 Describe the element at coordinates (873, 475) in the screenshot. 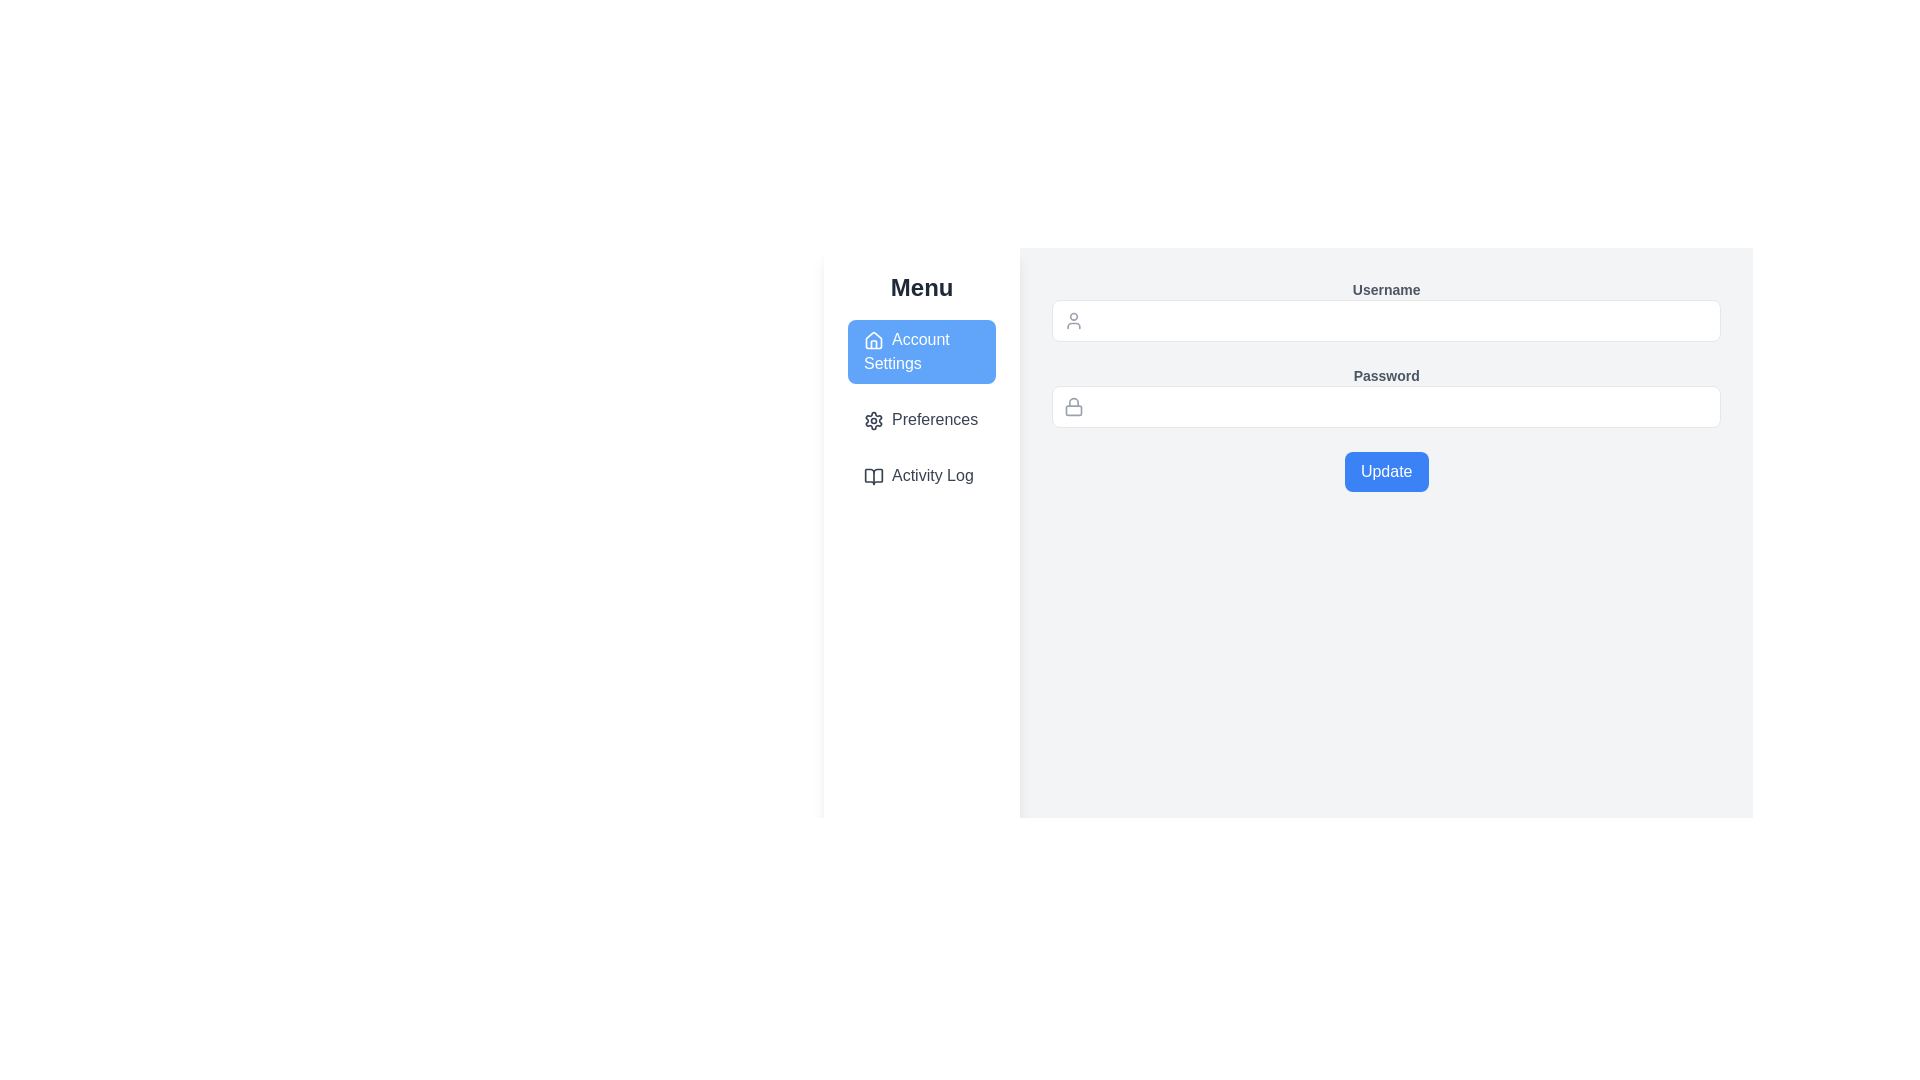

I see `the 'Activity Log' icon located to the left of the 'Activity Log' text in the menu section` at that location.